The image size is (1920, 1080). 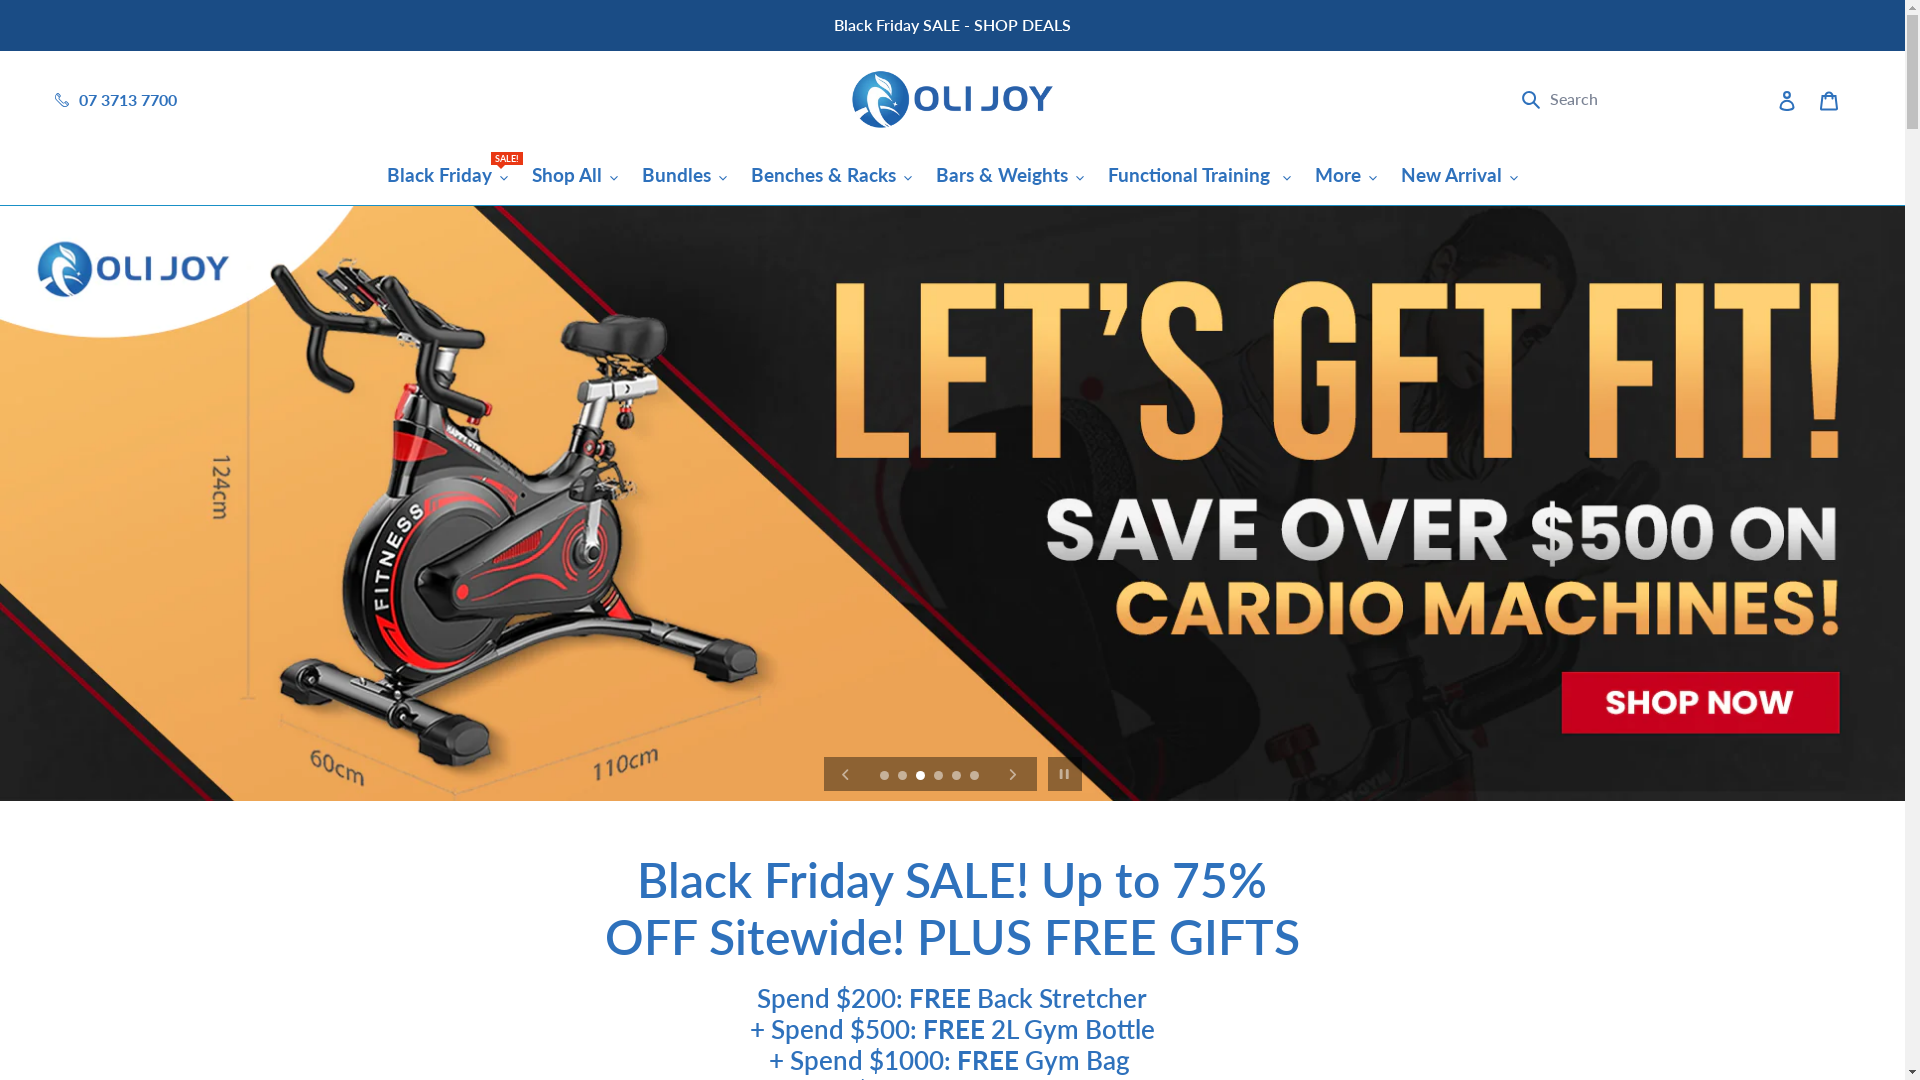 What do you see at coordinates (1459, 174) in the screenshot?
I see `'New Arrival'` at bounding box center [1459, 174].